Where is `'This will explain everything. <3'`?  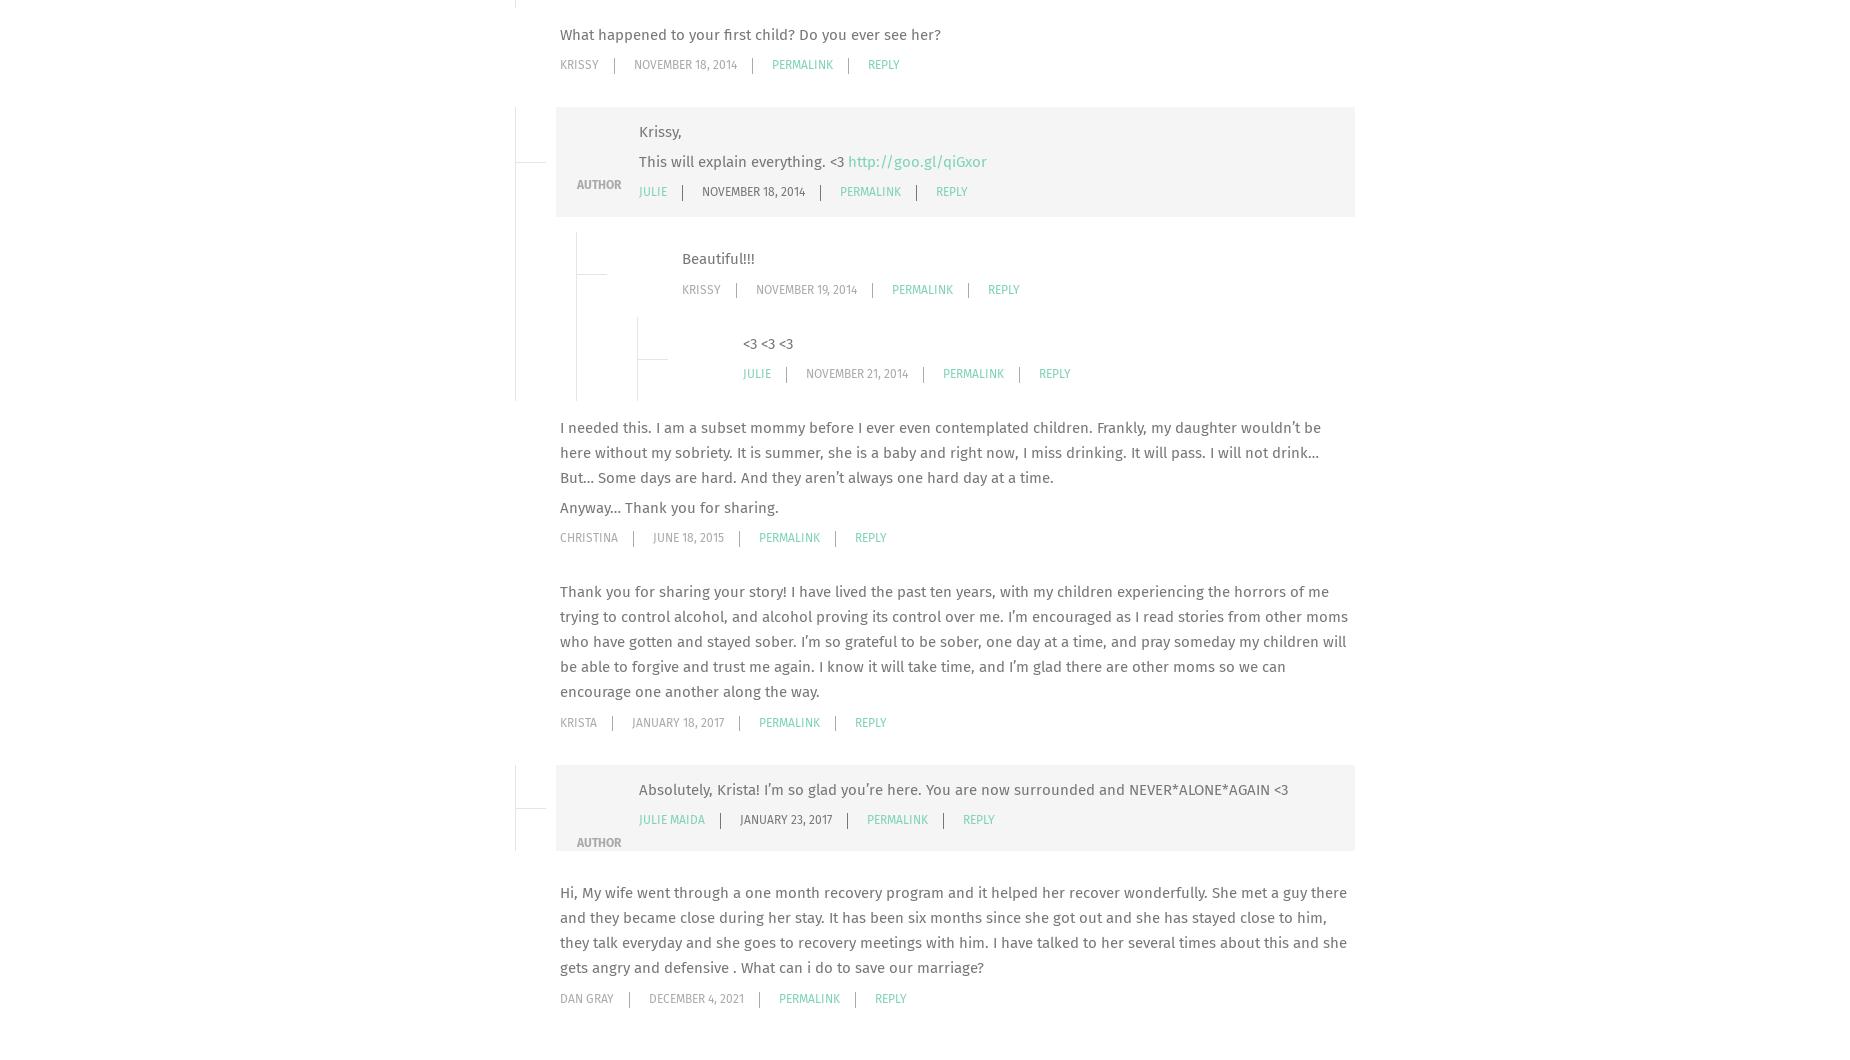
'This will explain everything. <3' is located at coordinates (743, 160).